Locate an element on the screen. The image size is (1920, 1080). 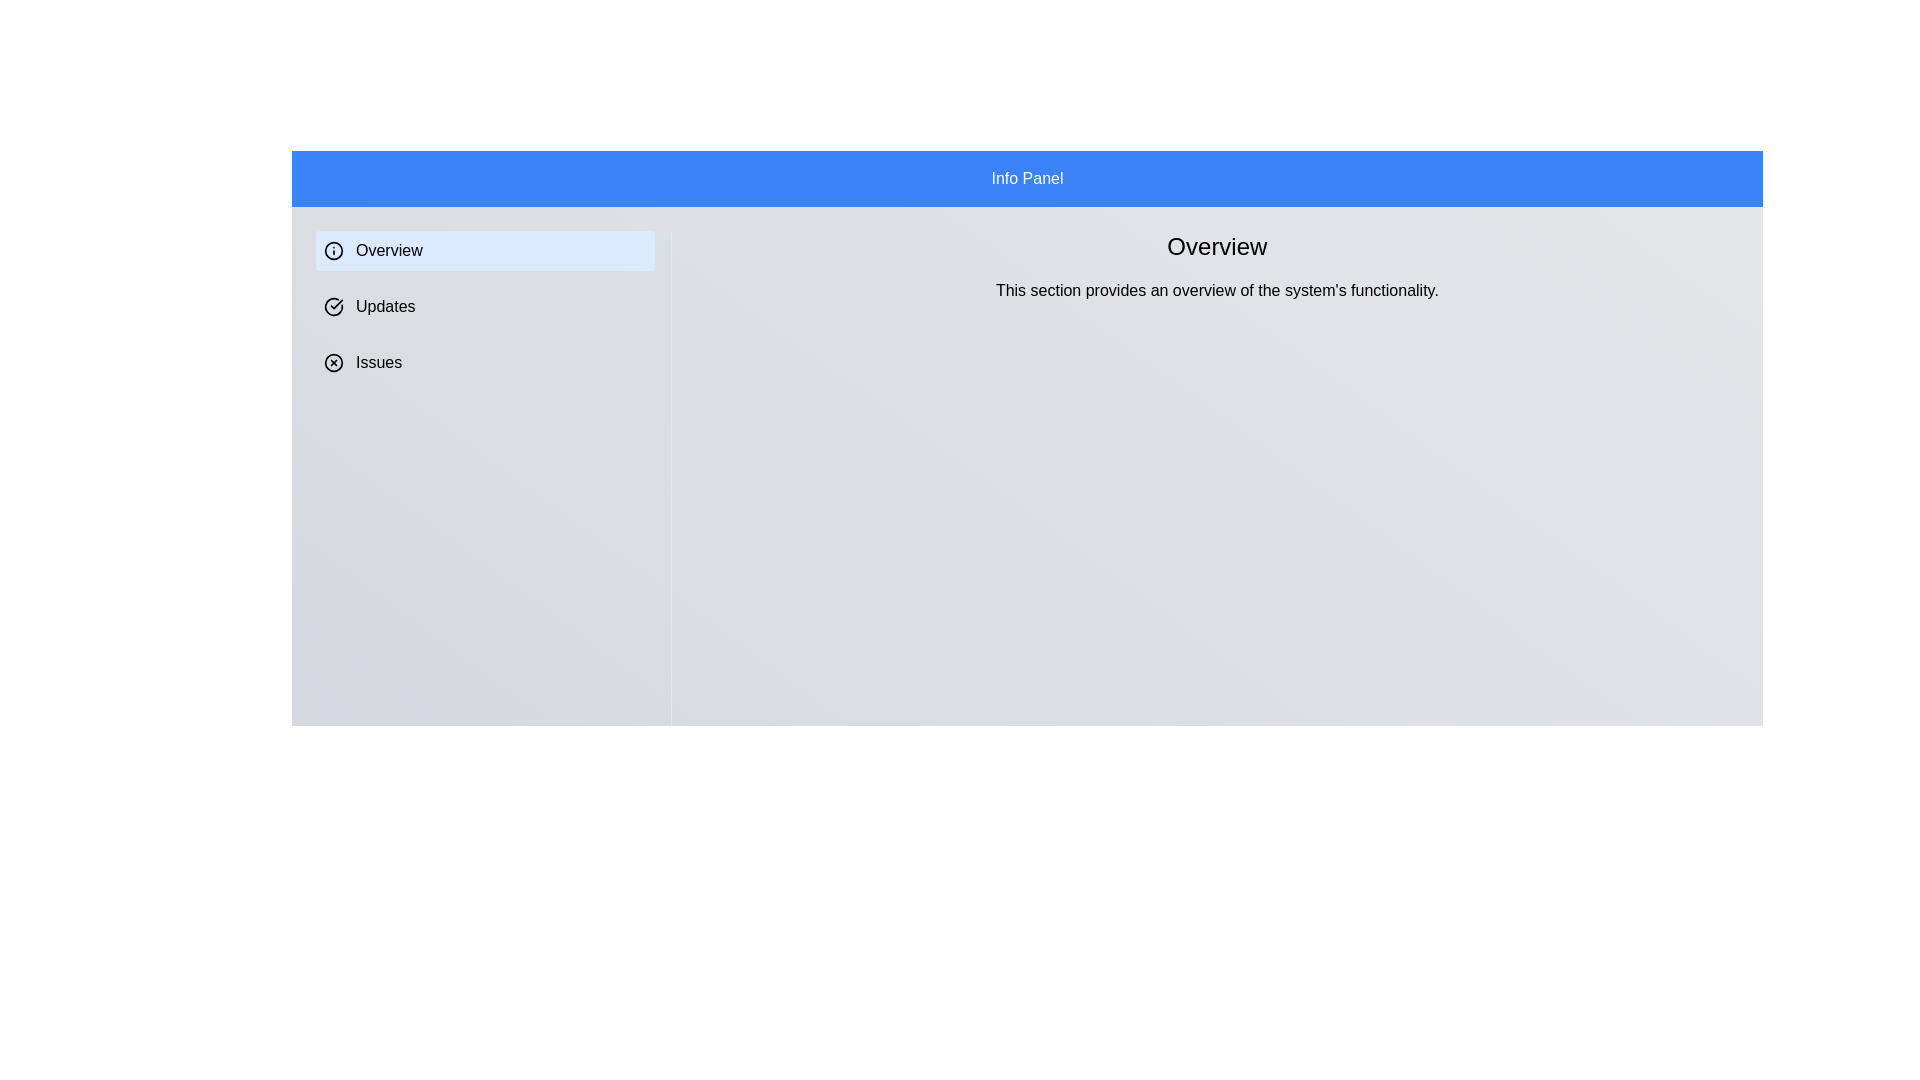
the icon for the Issues section is located at coordinates (334, 362).